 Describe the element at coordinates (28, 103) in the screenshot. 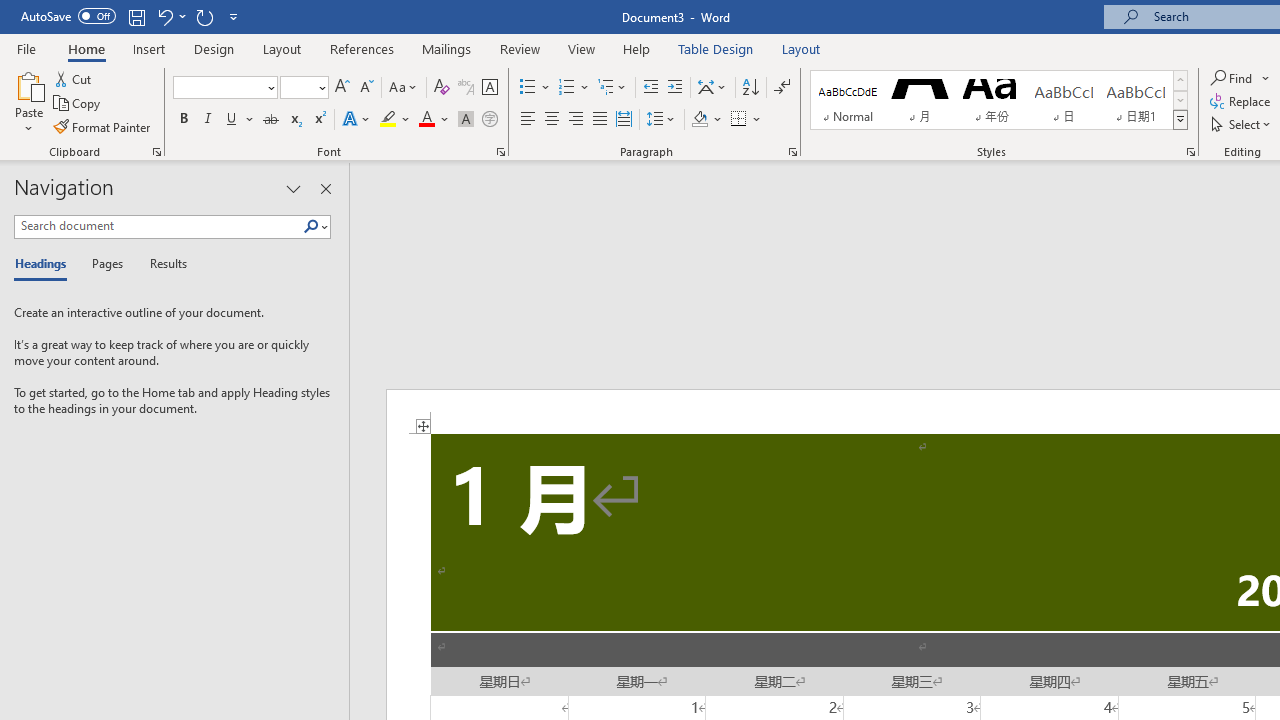

I see `'Paste'` at that location.